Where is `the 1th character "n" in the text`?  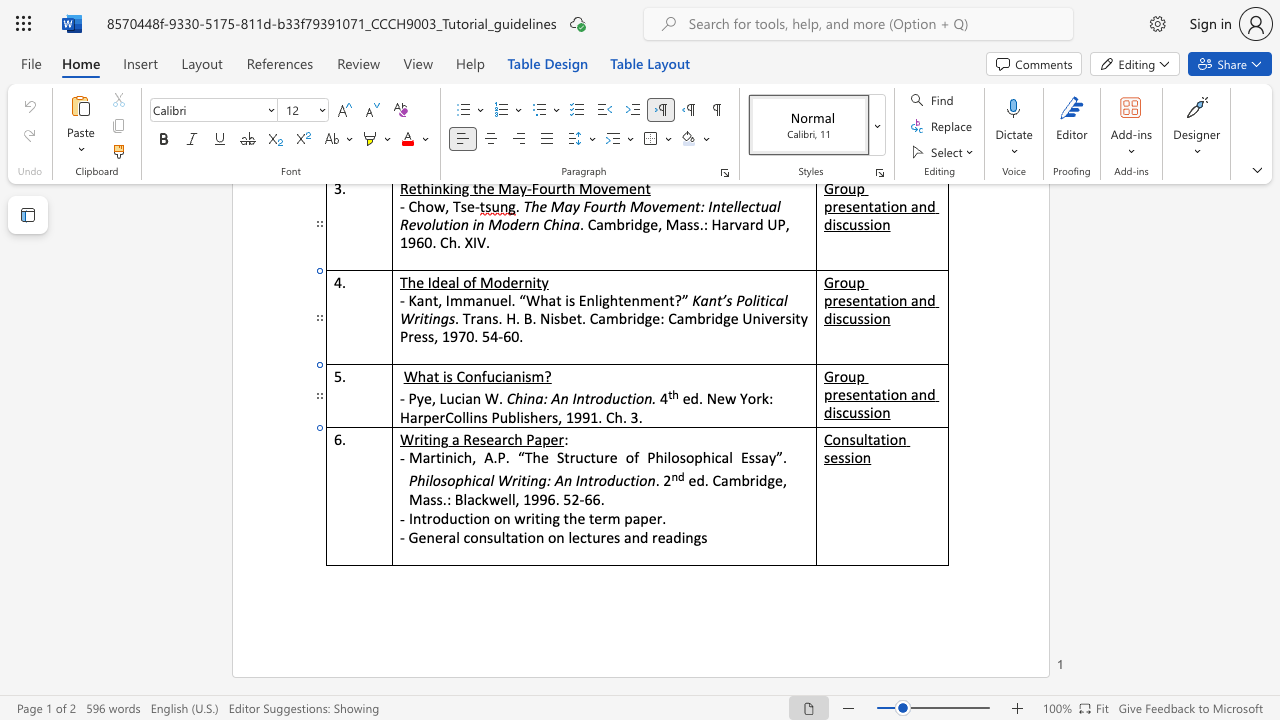
the 1th character "n" in the text is located at coordinates (448, 457).